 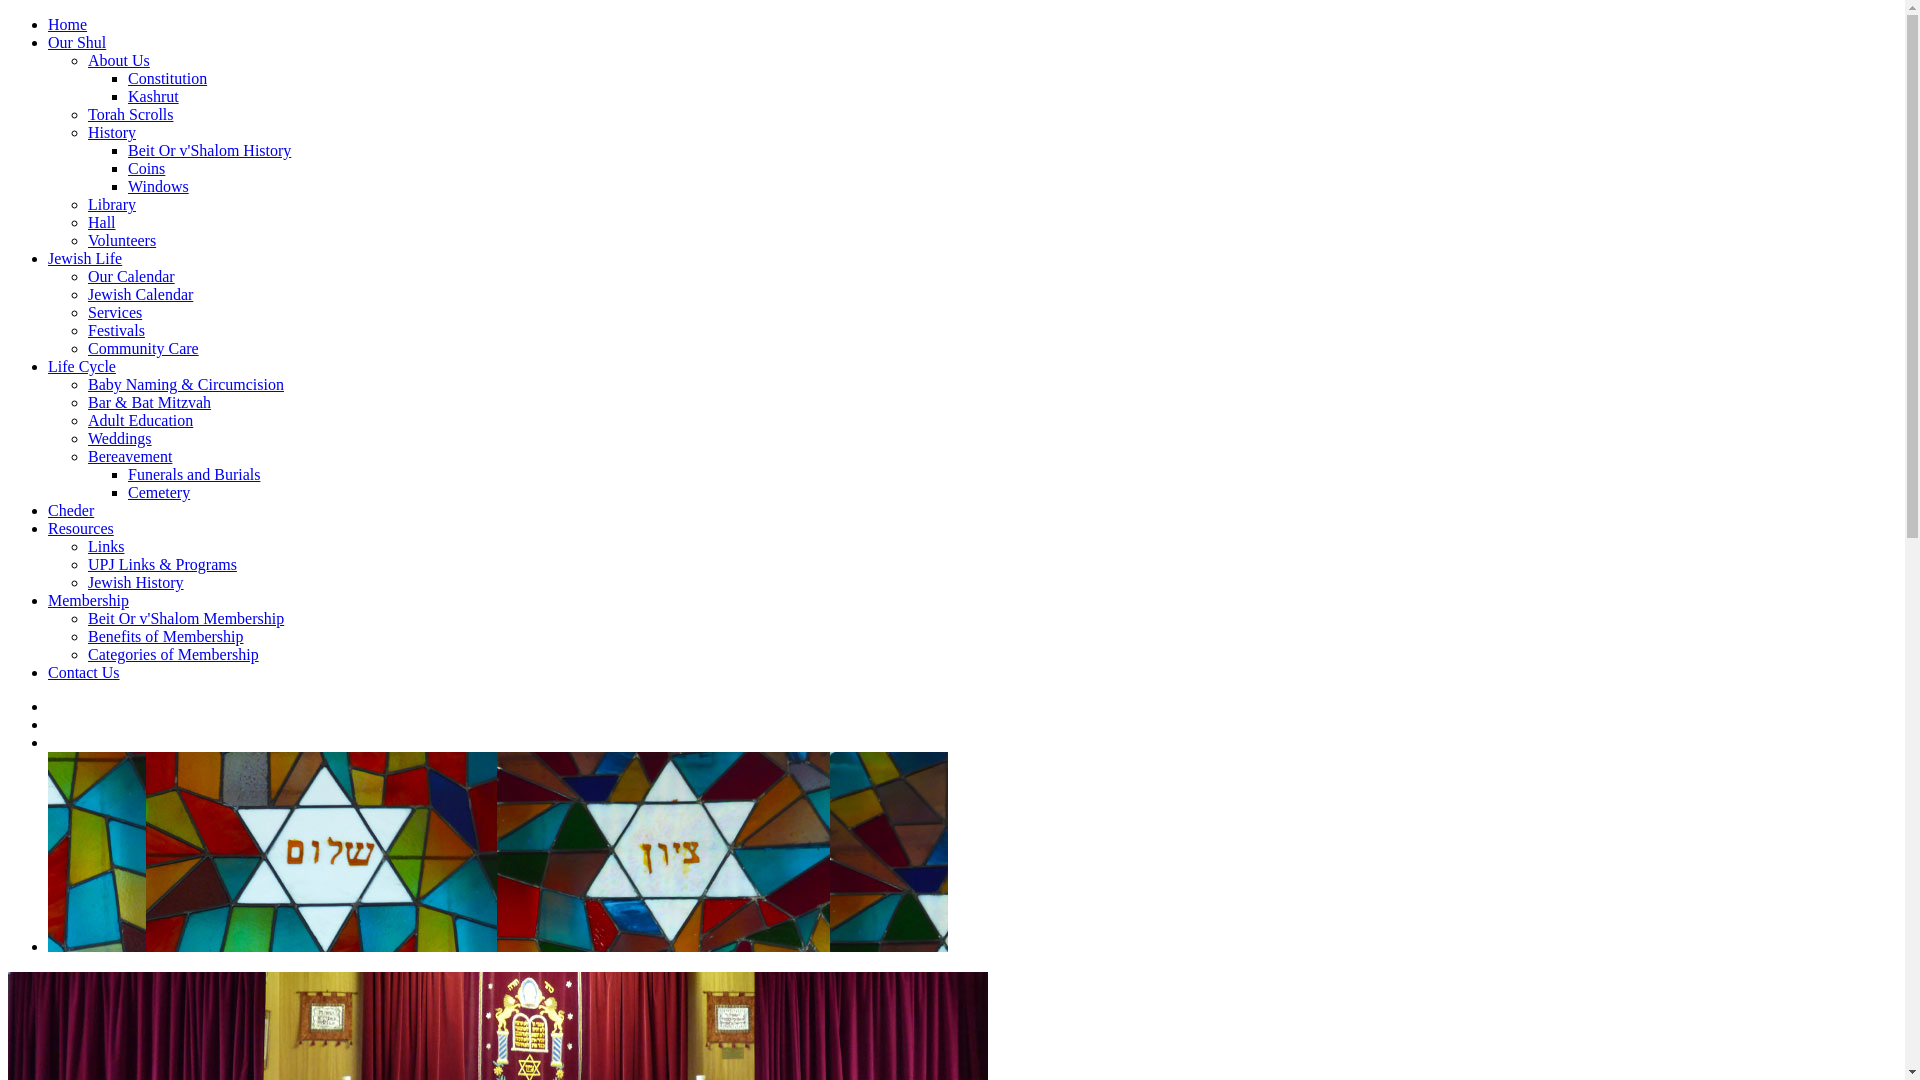 I want to click on 'Beit Or v'Shalom History', so click(x=127, y=149).